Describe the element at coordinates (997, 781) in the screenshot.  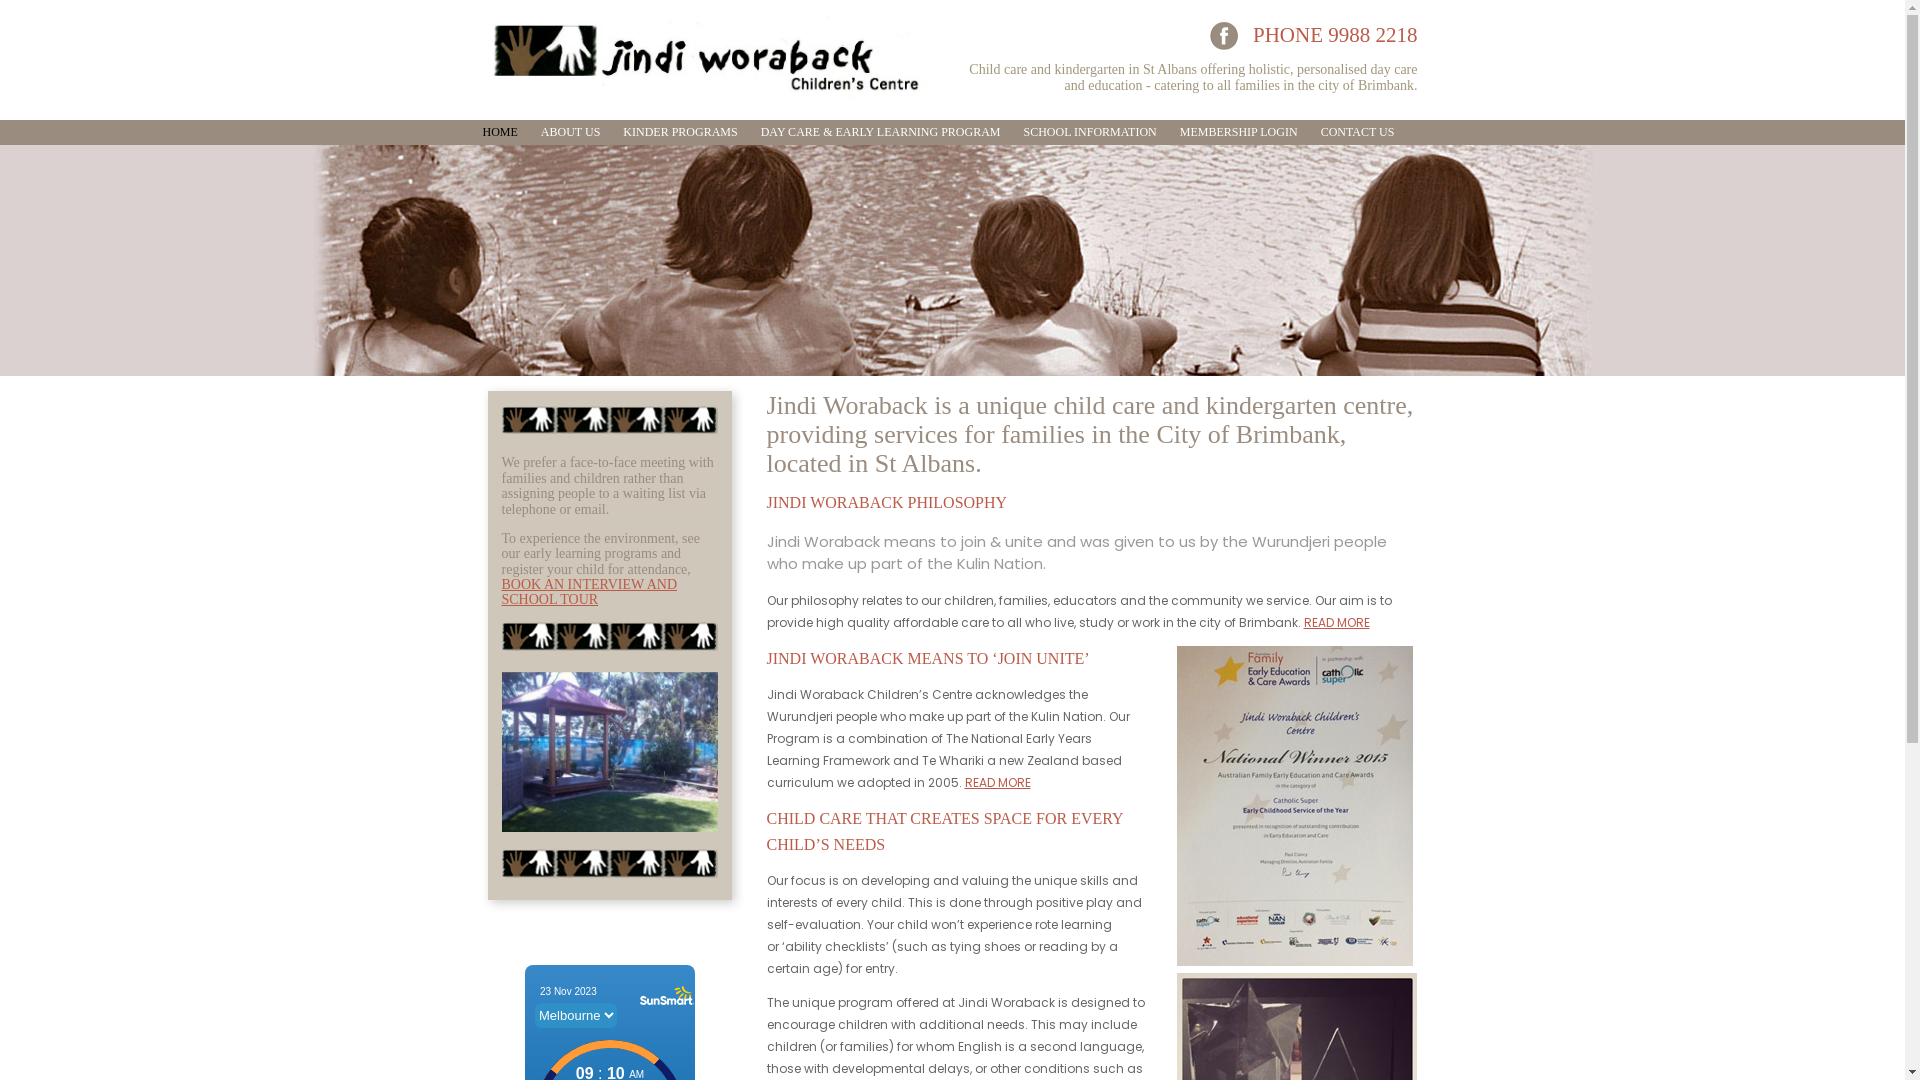
I see `'READ MORE'` at that location.